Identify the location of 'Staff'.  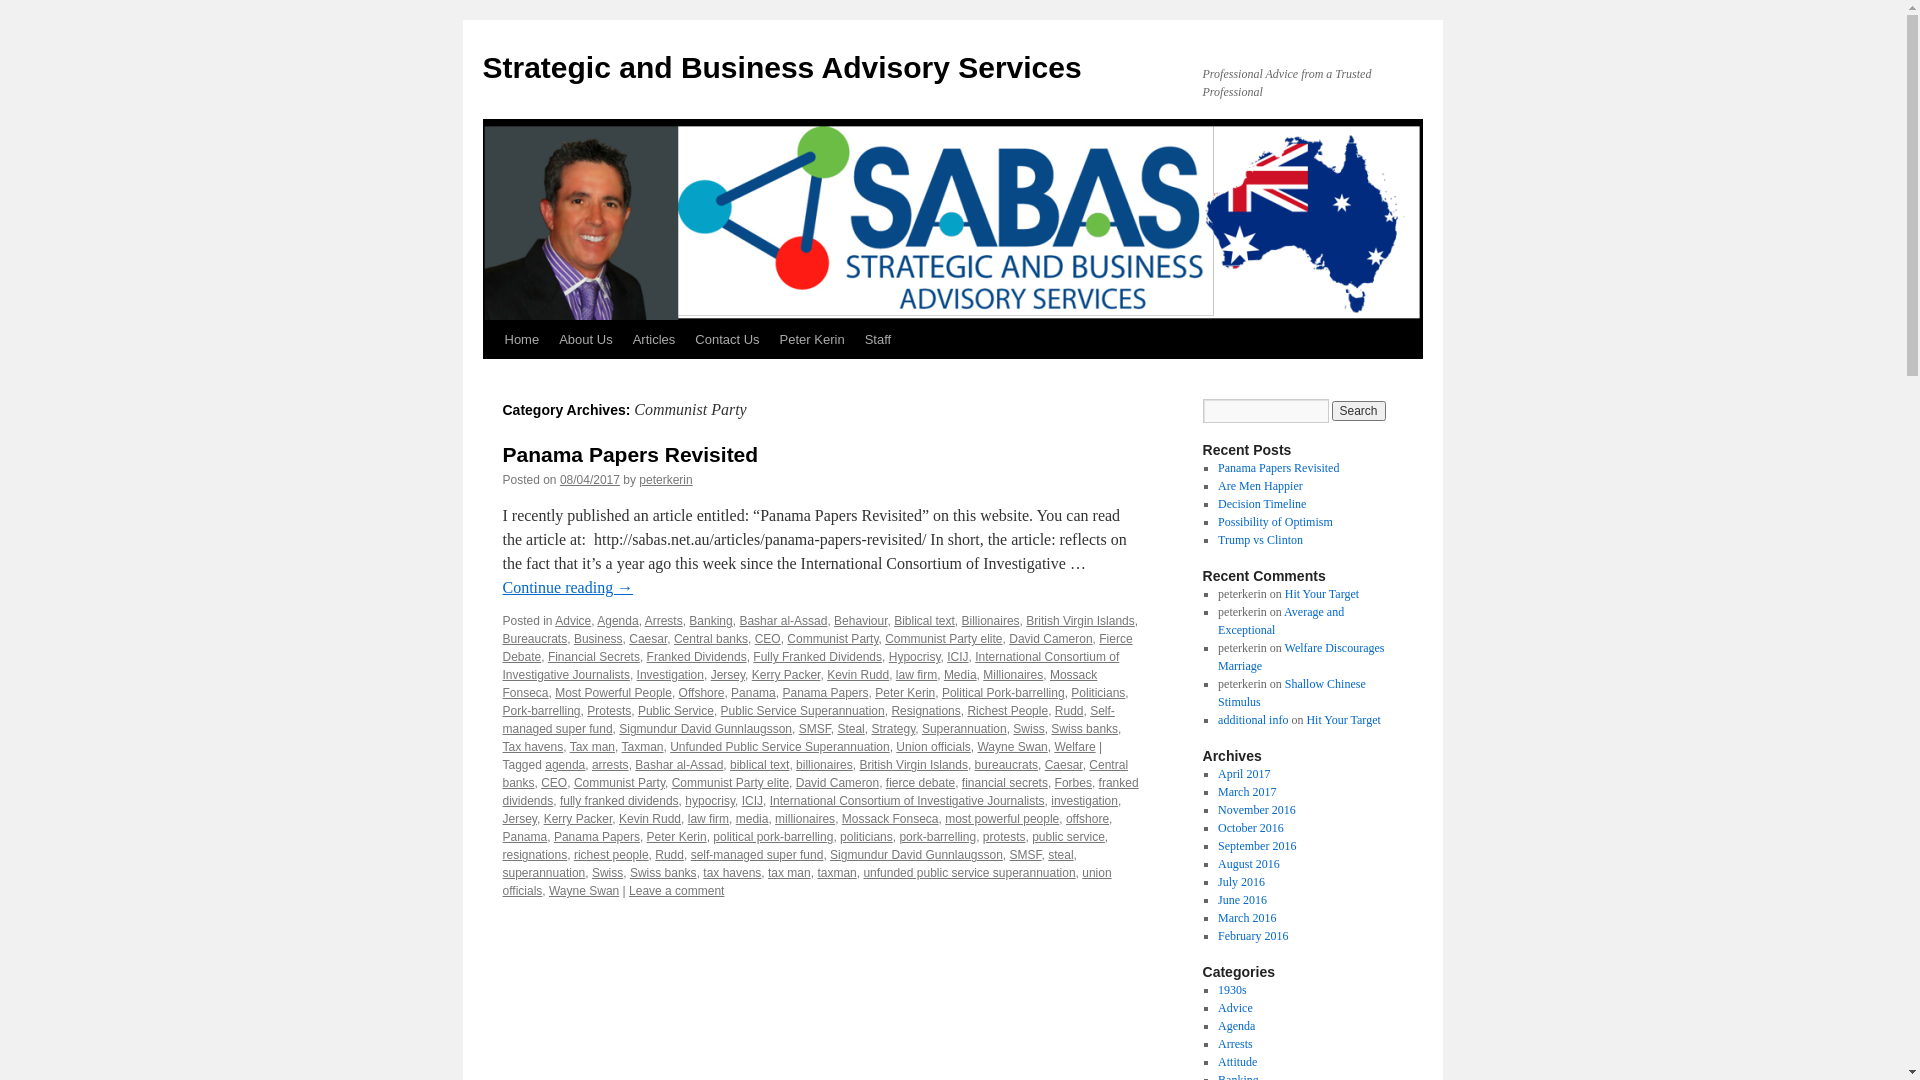
(878, 338).